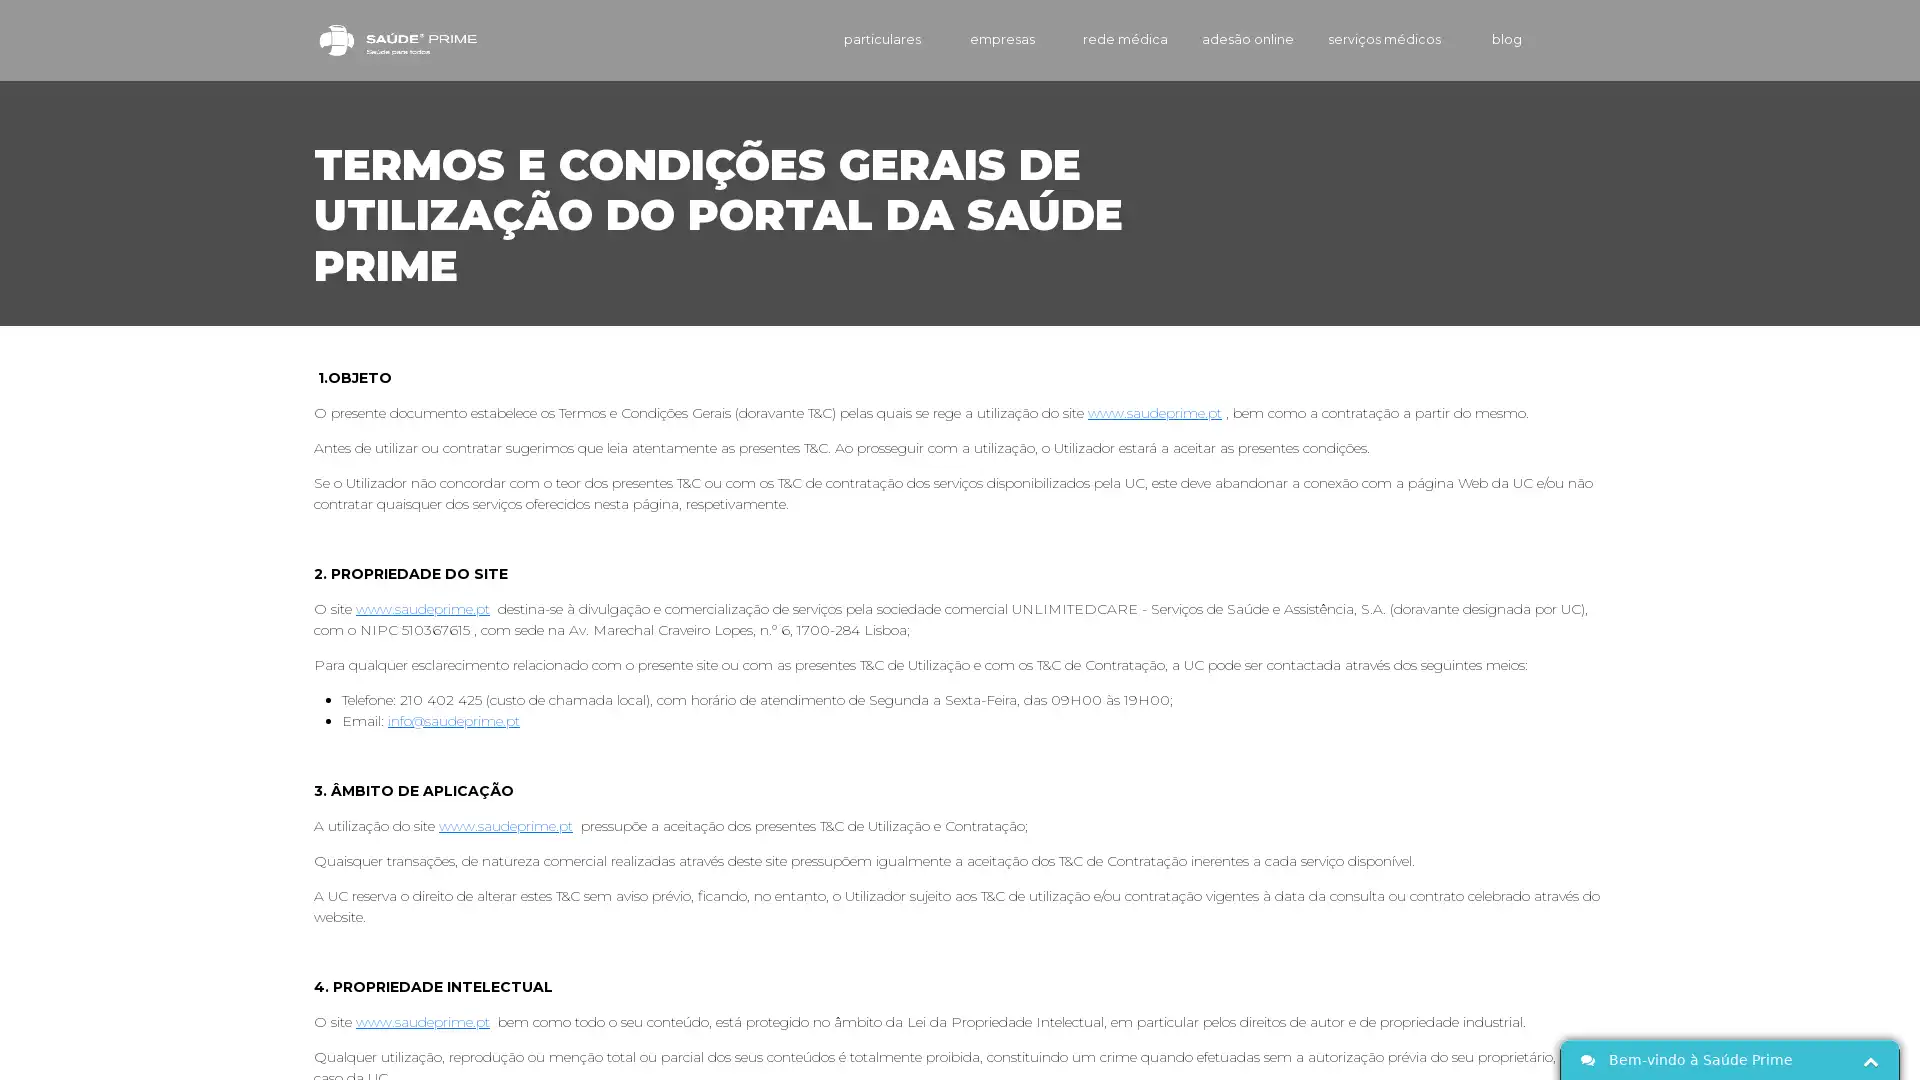 The height and width of the screenshot is (1080, 1920). I want to click on Areas Privadas, so click(1578, 39).